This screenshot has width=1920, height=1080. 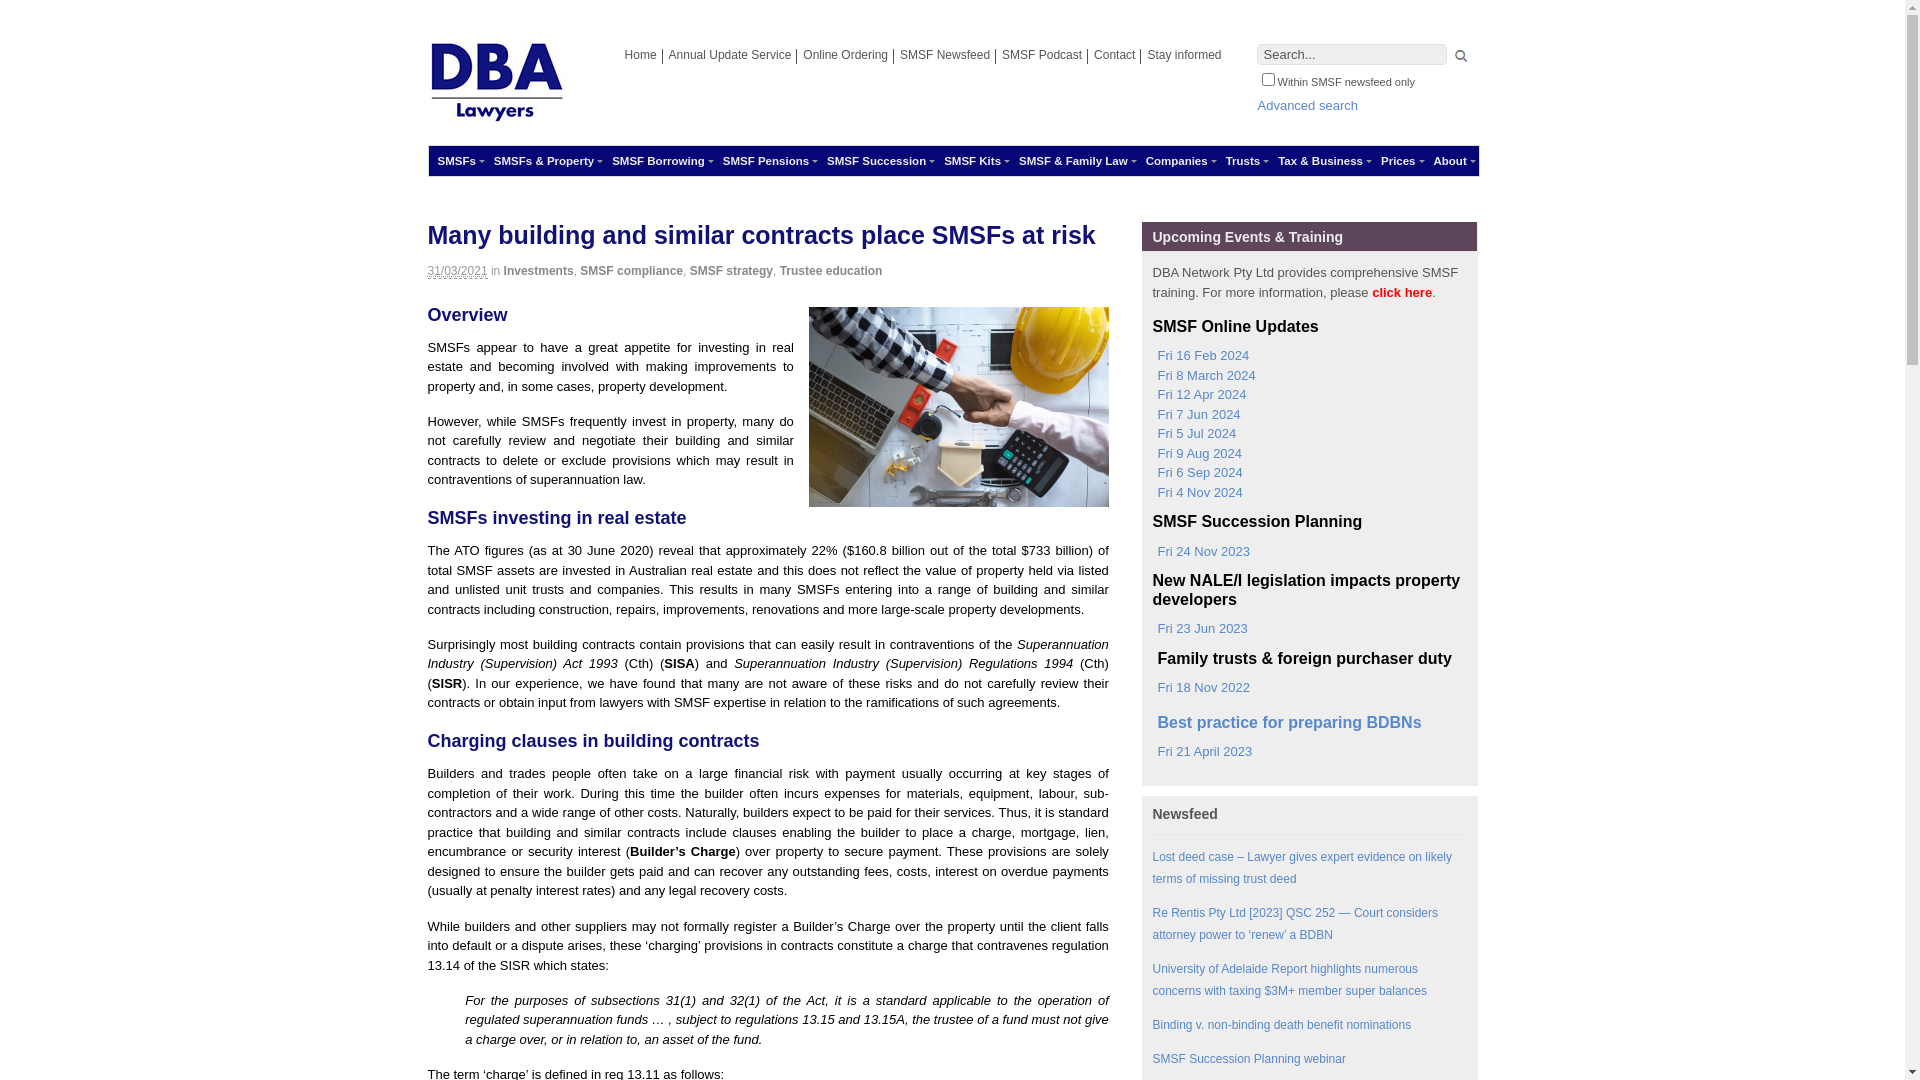 What do you see at coordinates (1194, 433) in the screenshot?
I see `'Fri 5 Jul 2024'` at bounding box center [1194, 433].